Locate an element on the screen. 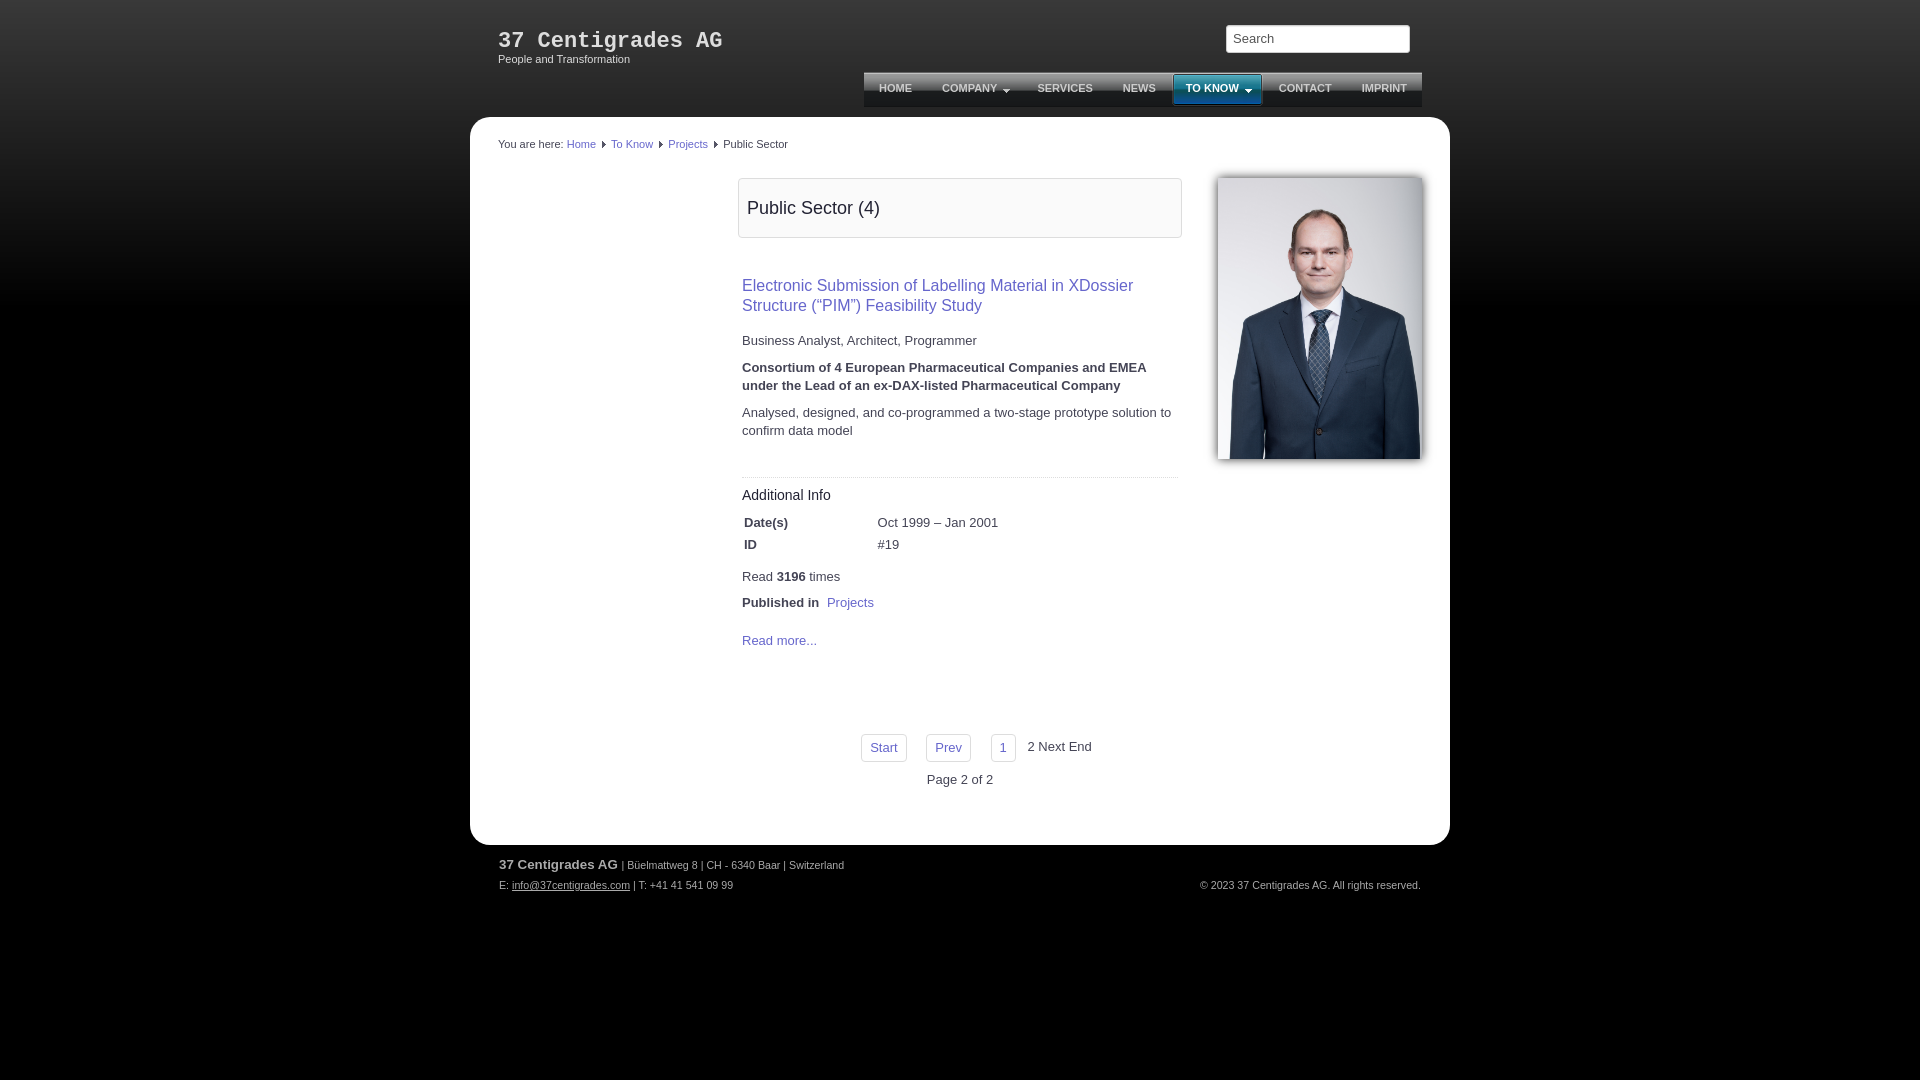  'Prev' is located at coordinates (947, 748).